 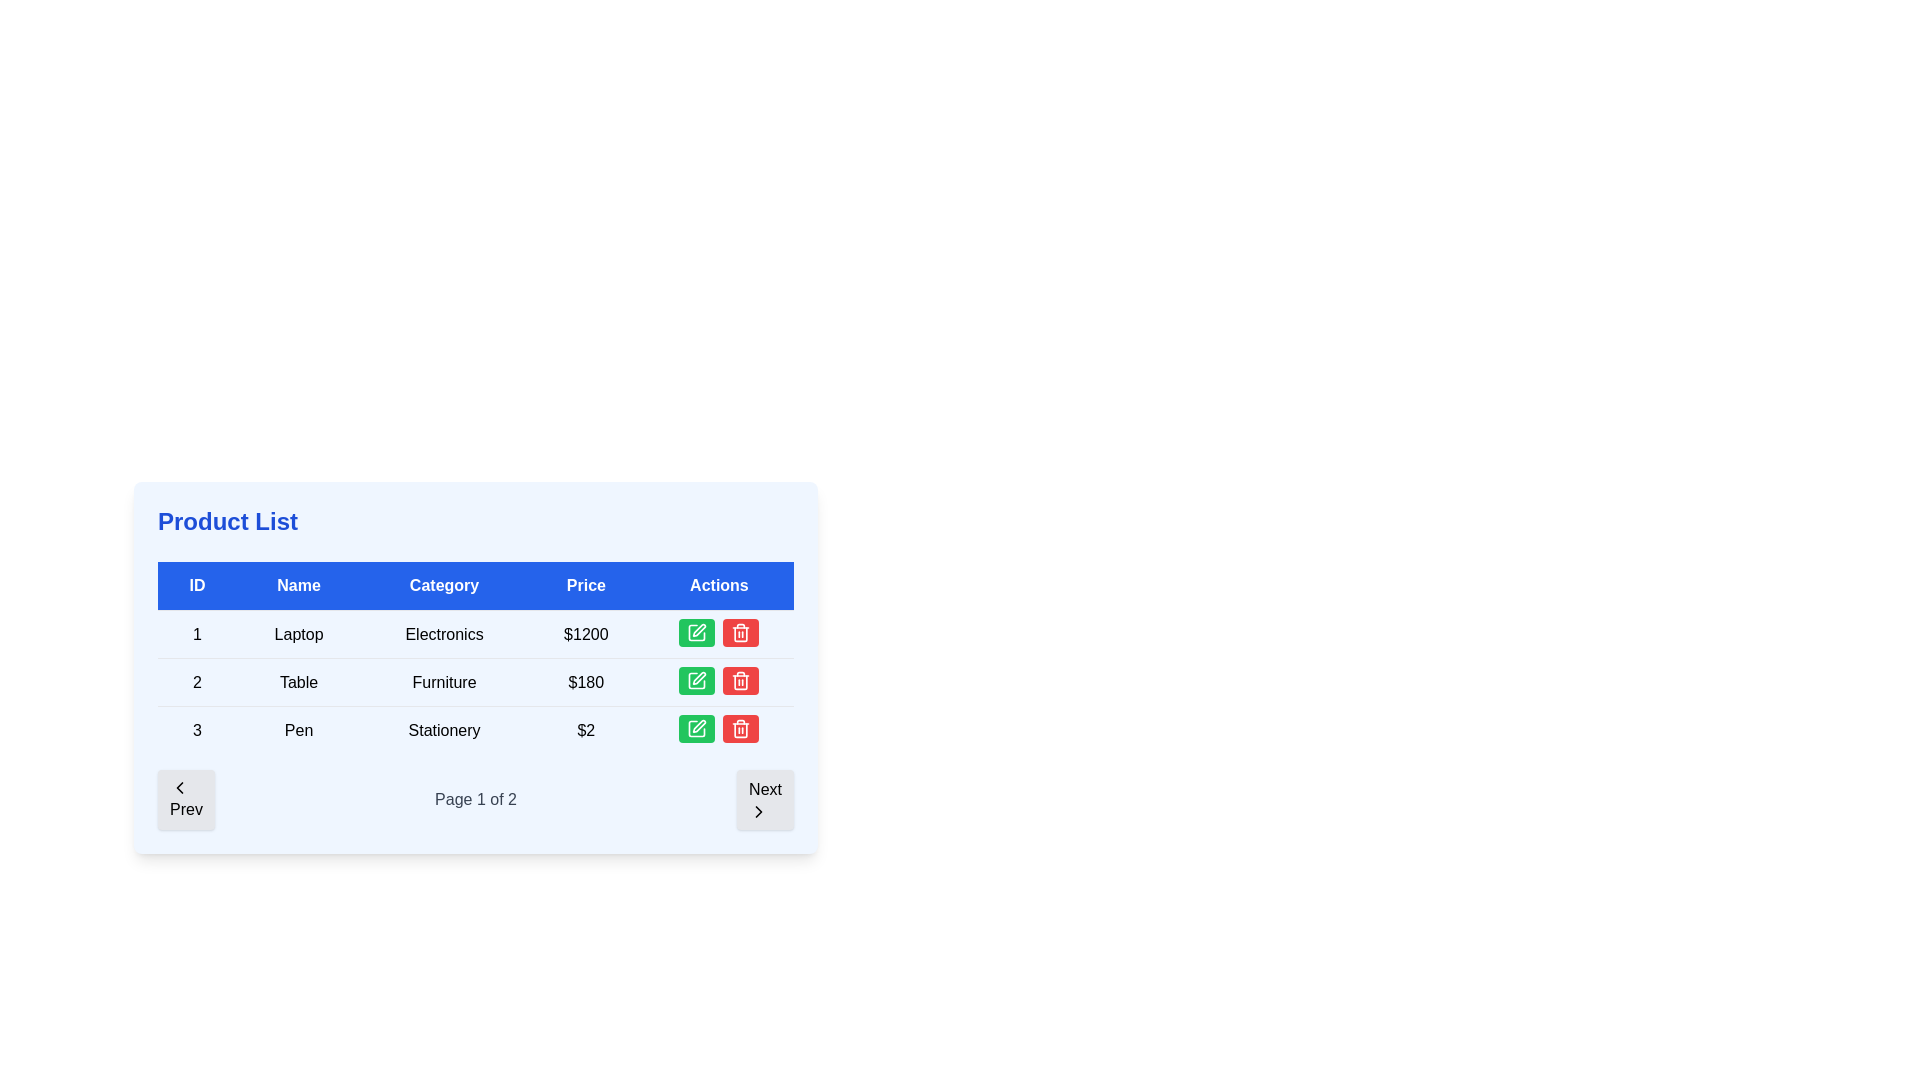 What do you see at coordinates (740, 634) in the screenshot?
I see `the red rectangular shape with rounded corners that forms the main body of the trash bin icon, located in the 'Actions' column of the third row of the table` at bounding box center [740, 634].